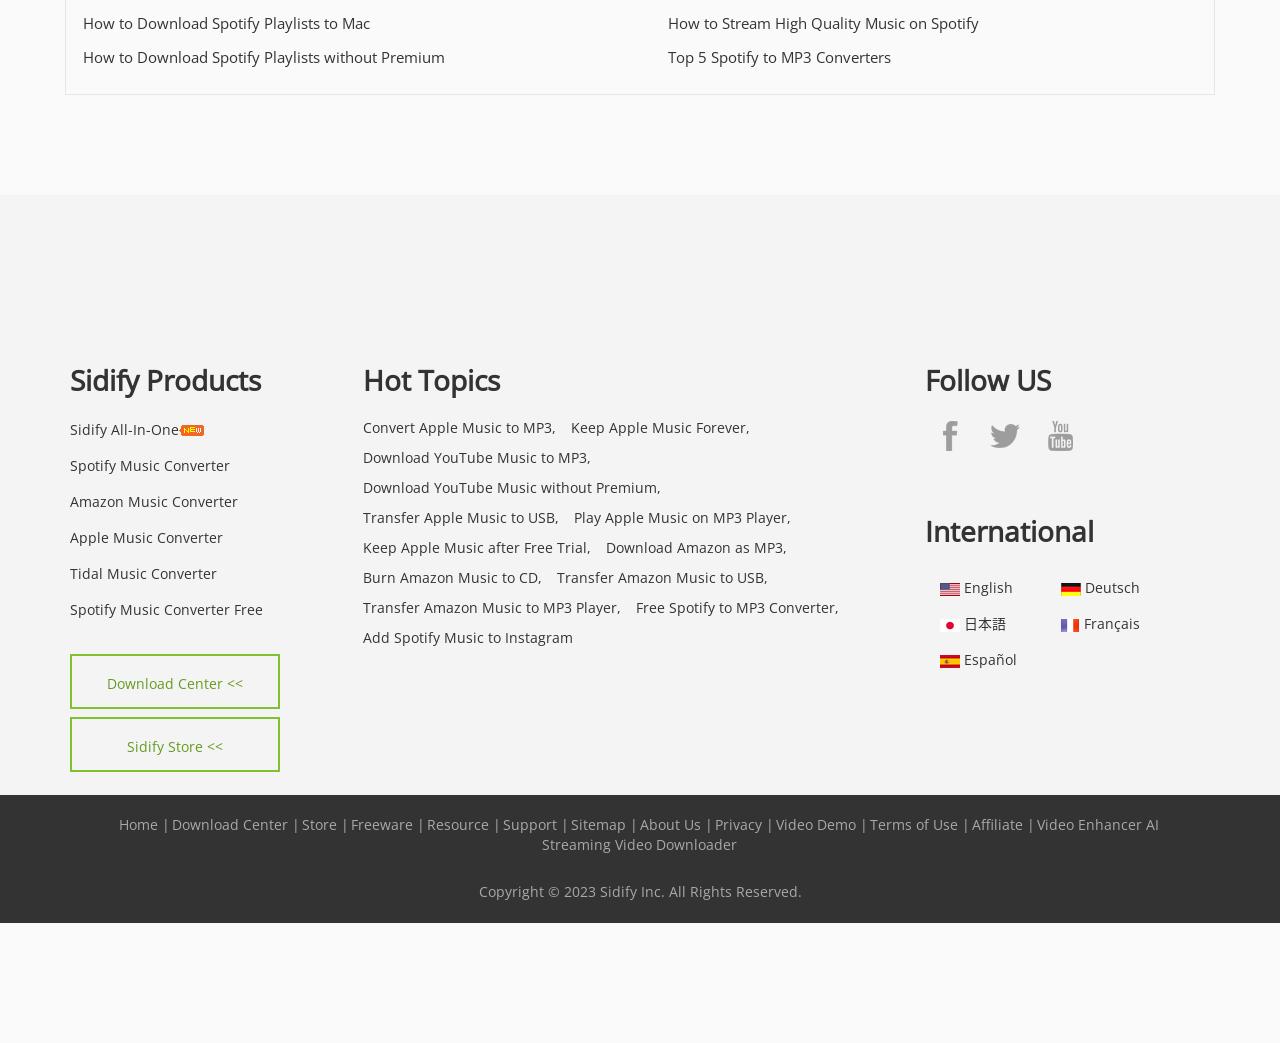  What do you see at coordinates (174, 745) in the screenshot?
I see `'Sidify Store   <<'` at bounding box center [174, 745].